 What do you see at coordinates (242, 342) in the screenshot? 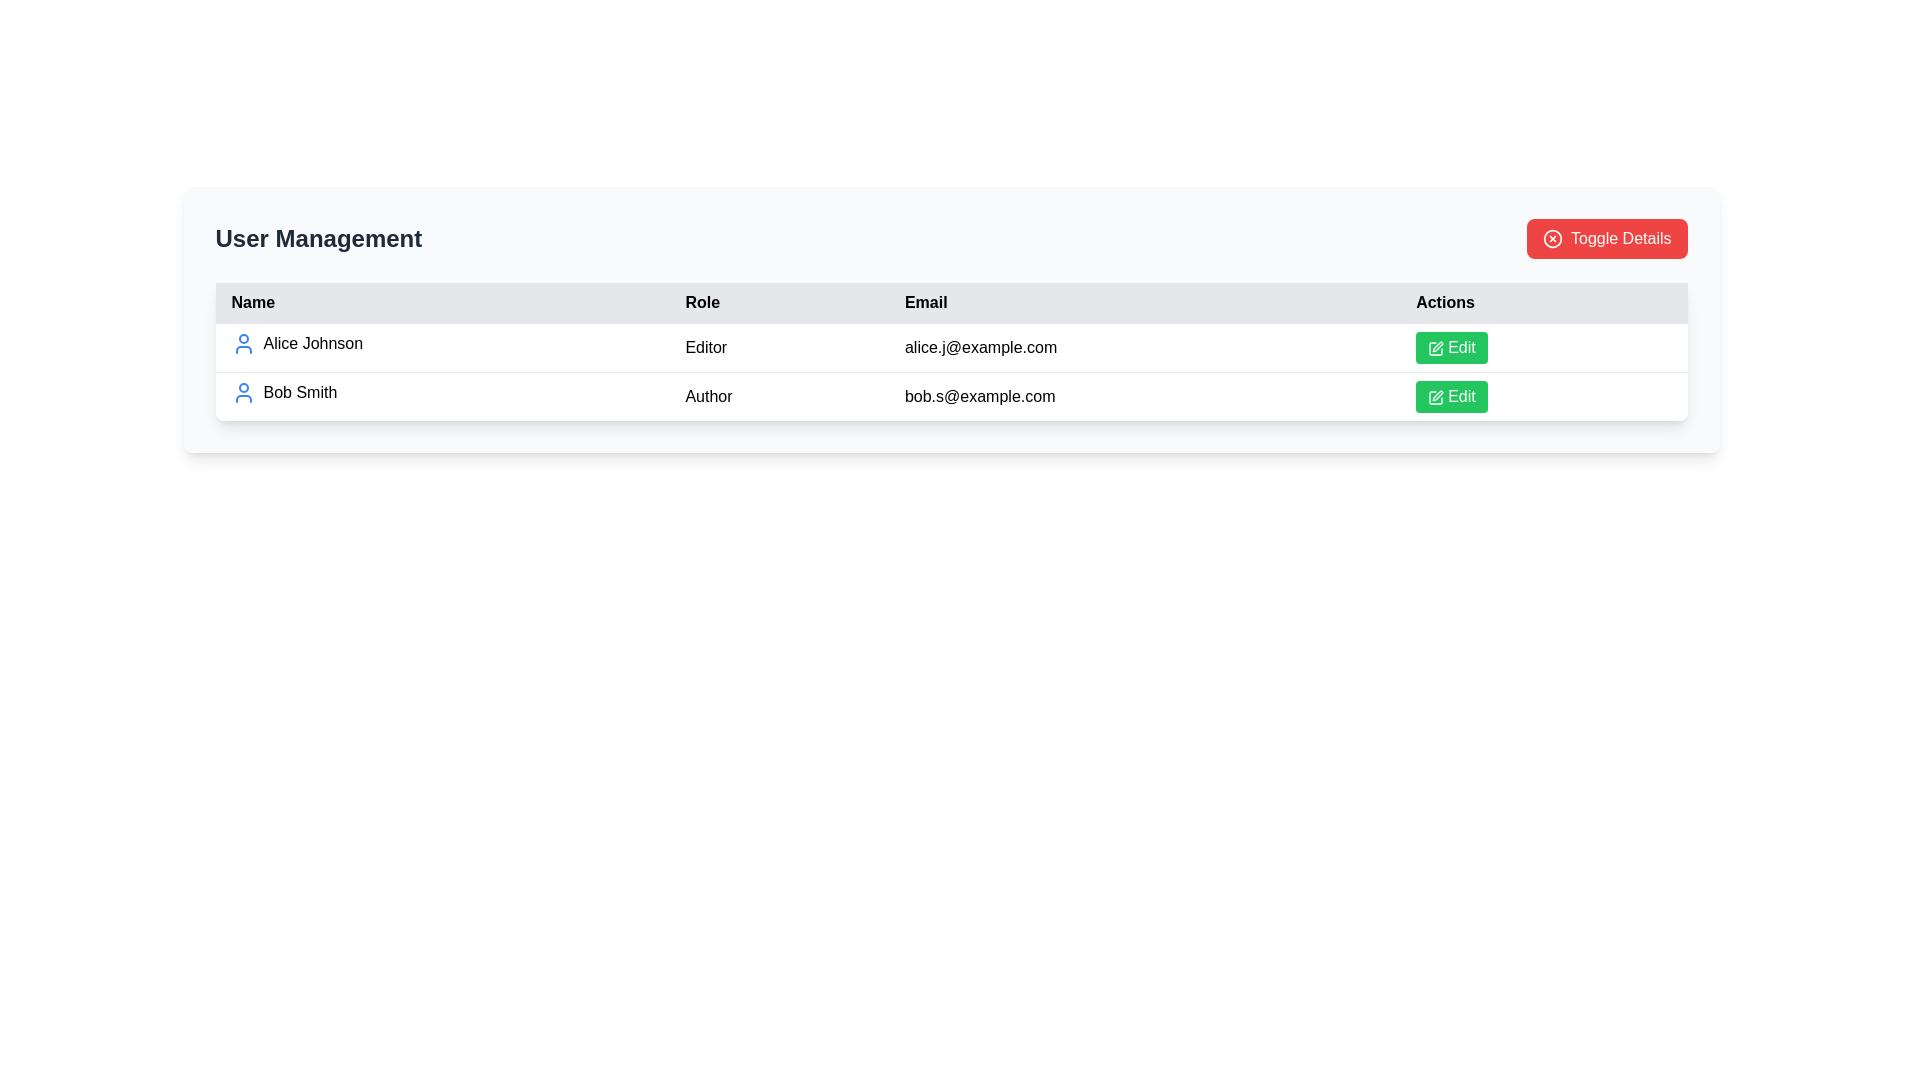
I see `the user icon styled as a line drawing of a person in blue next to the name 'Alice Johnson' in the 'User Management' table` at bounding box center [242, 342].